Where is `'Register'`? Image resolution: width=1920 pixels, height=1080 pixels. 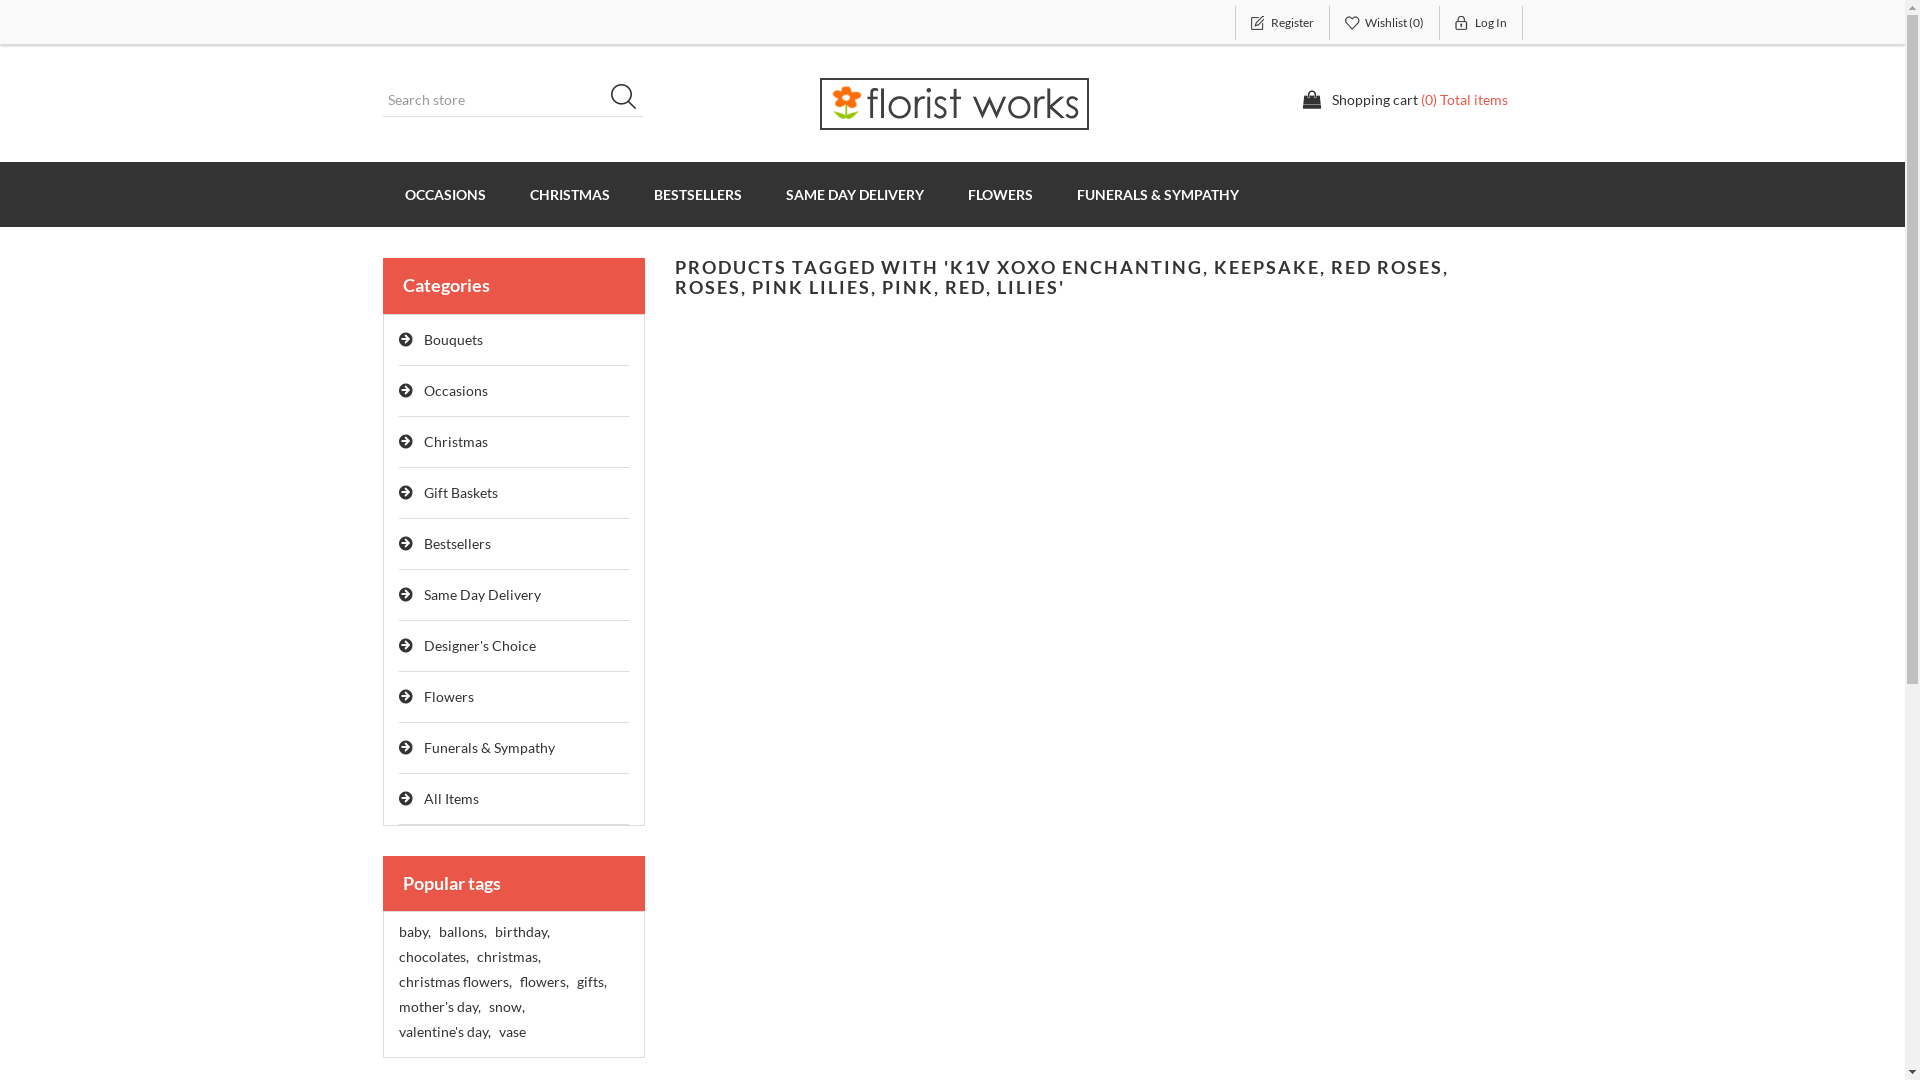 'Register' is located at coordinates (1281, 23).